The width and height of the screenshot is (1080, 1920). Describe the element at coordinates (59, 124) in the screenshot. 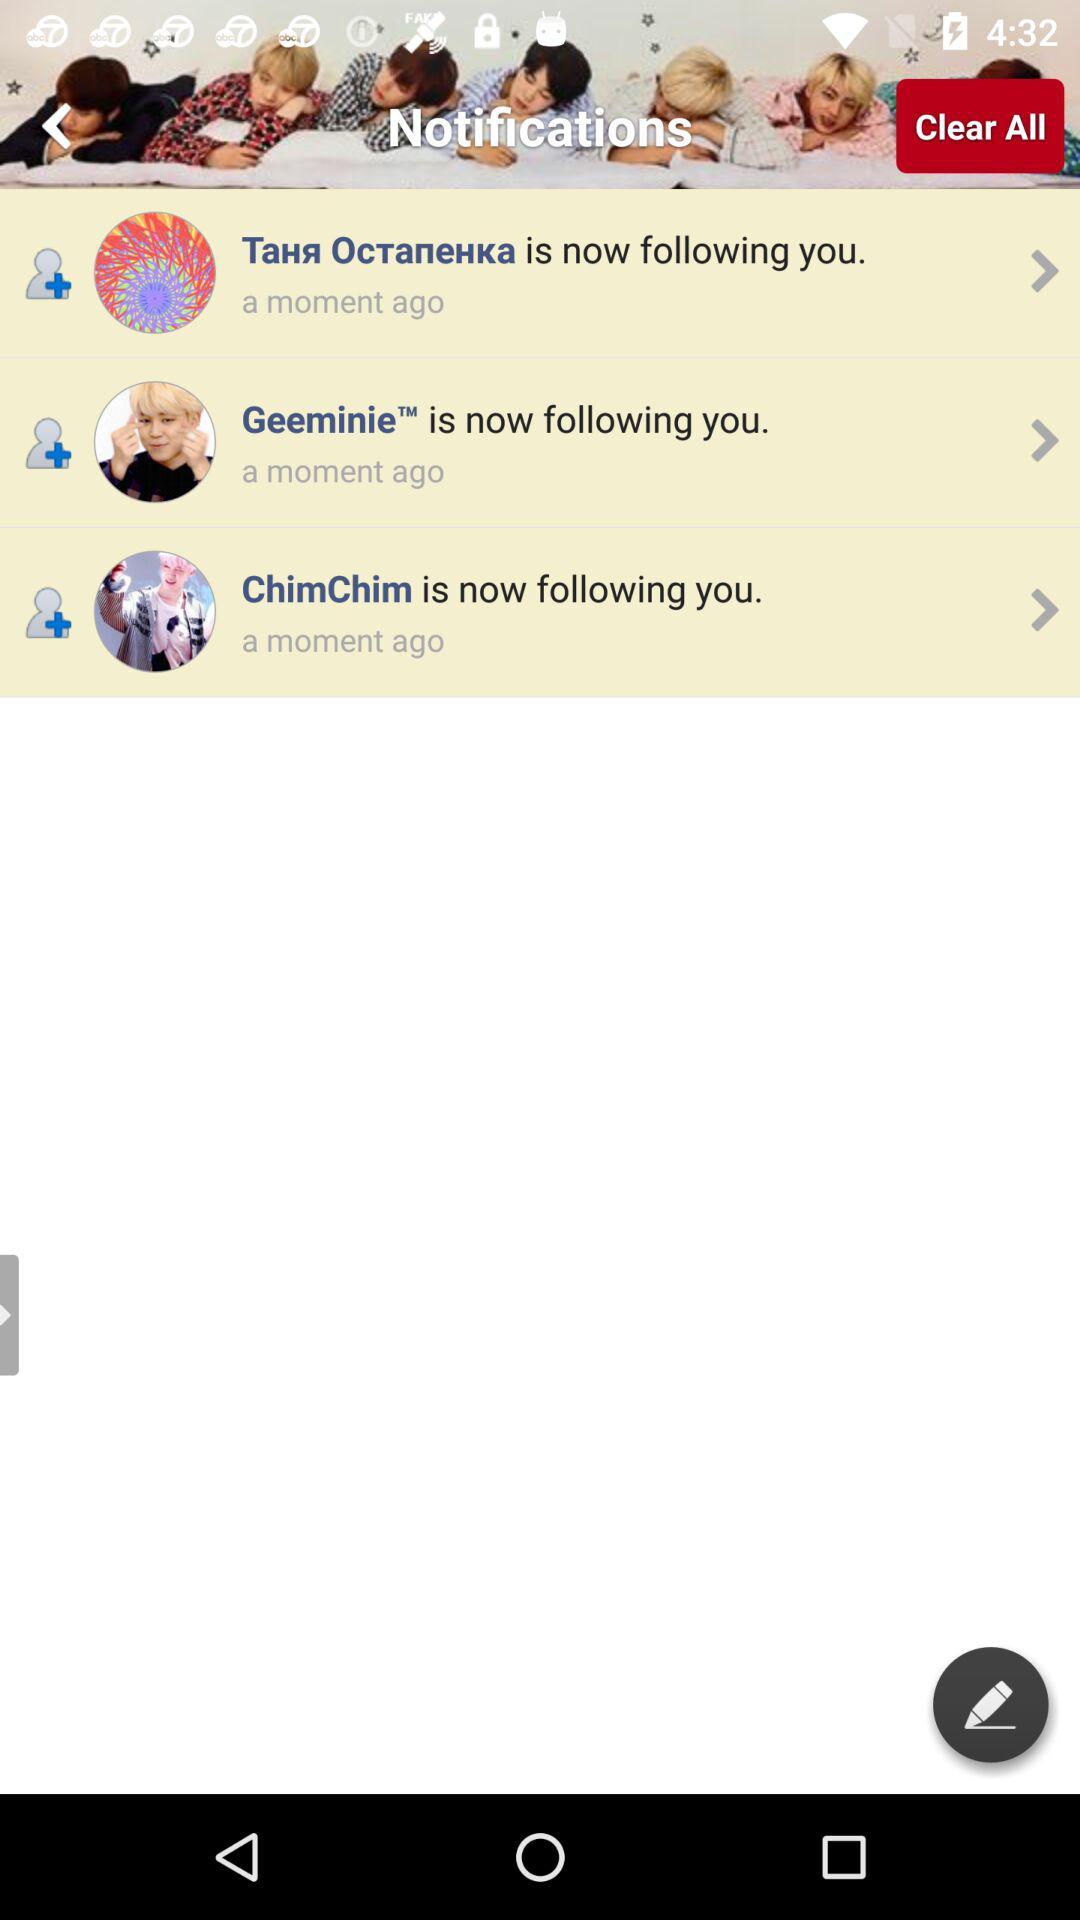

I see `click on the favorites` at that location.